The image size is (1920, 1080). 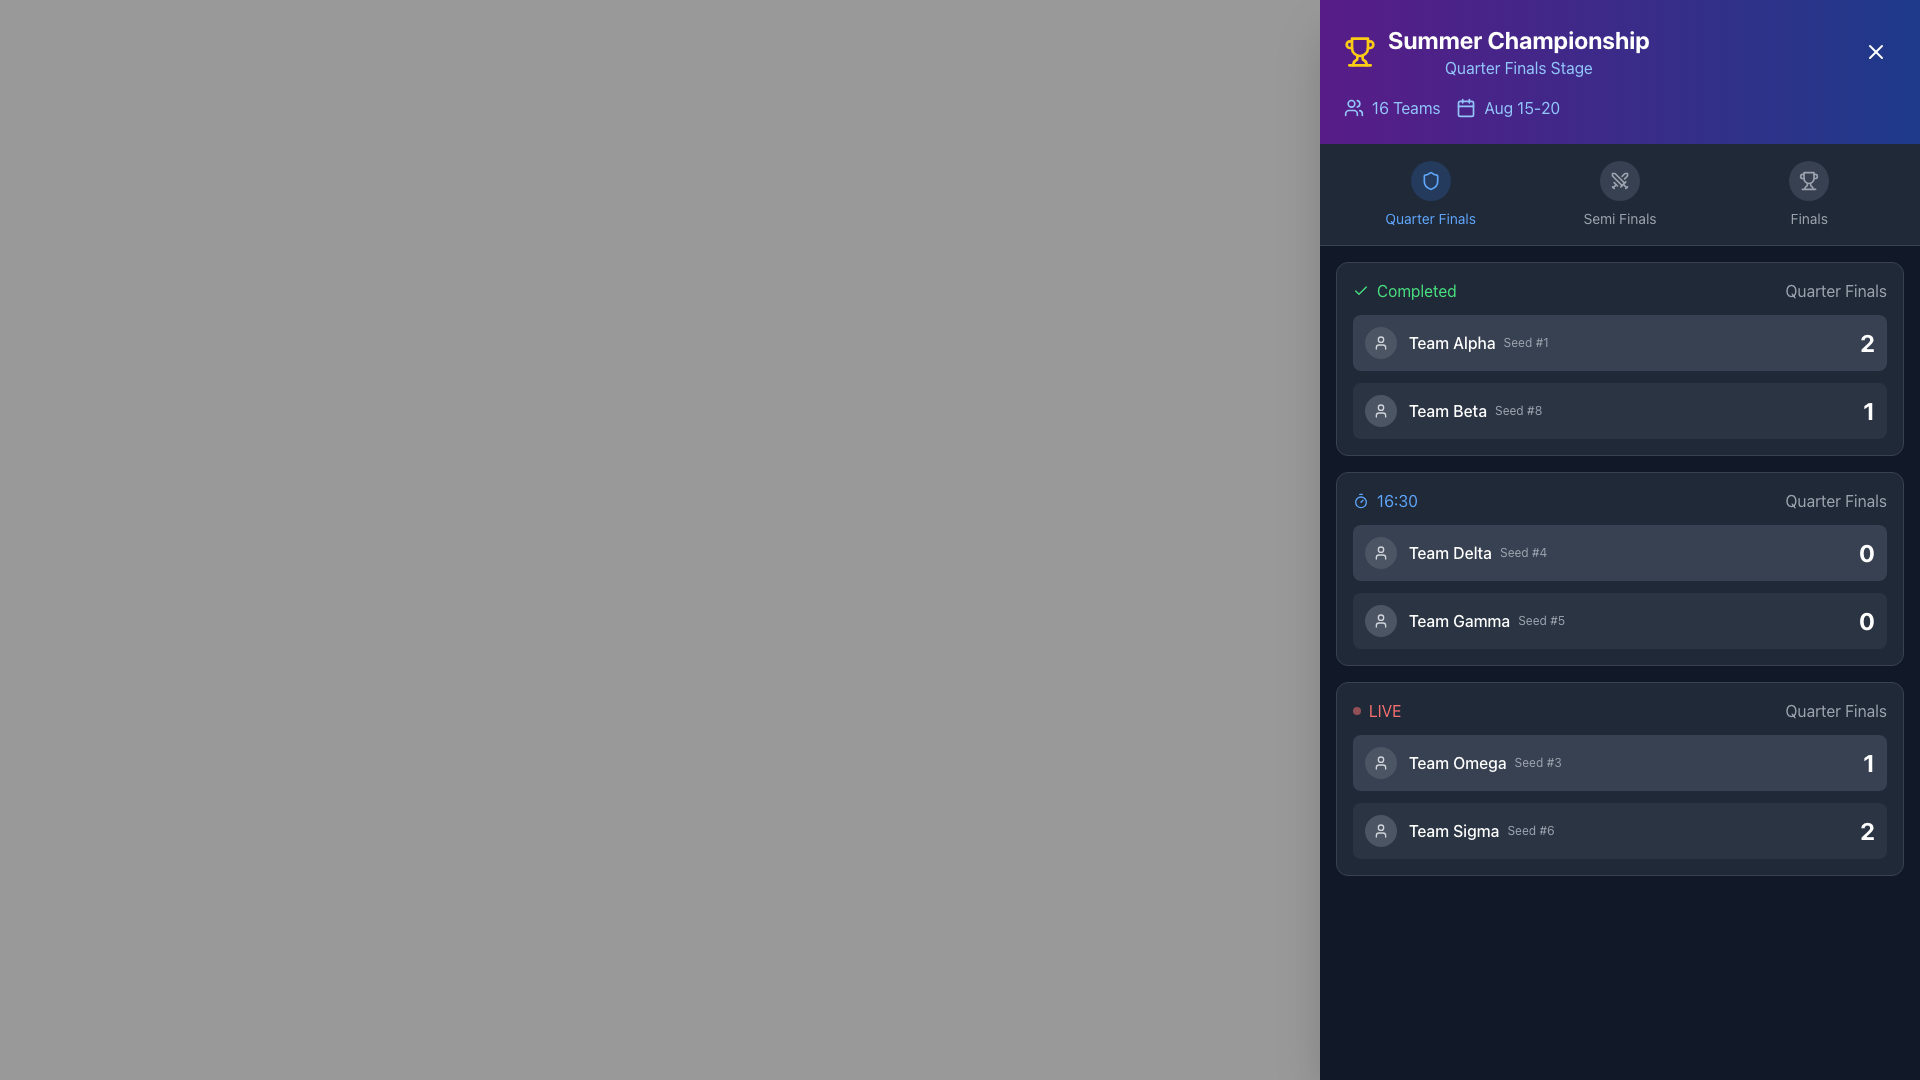 I want to click on the first informational card displaying completed match results in the right panel under the 'Completed' section, so click(x=1620, y=357).